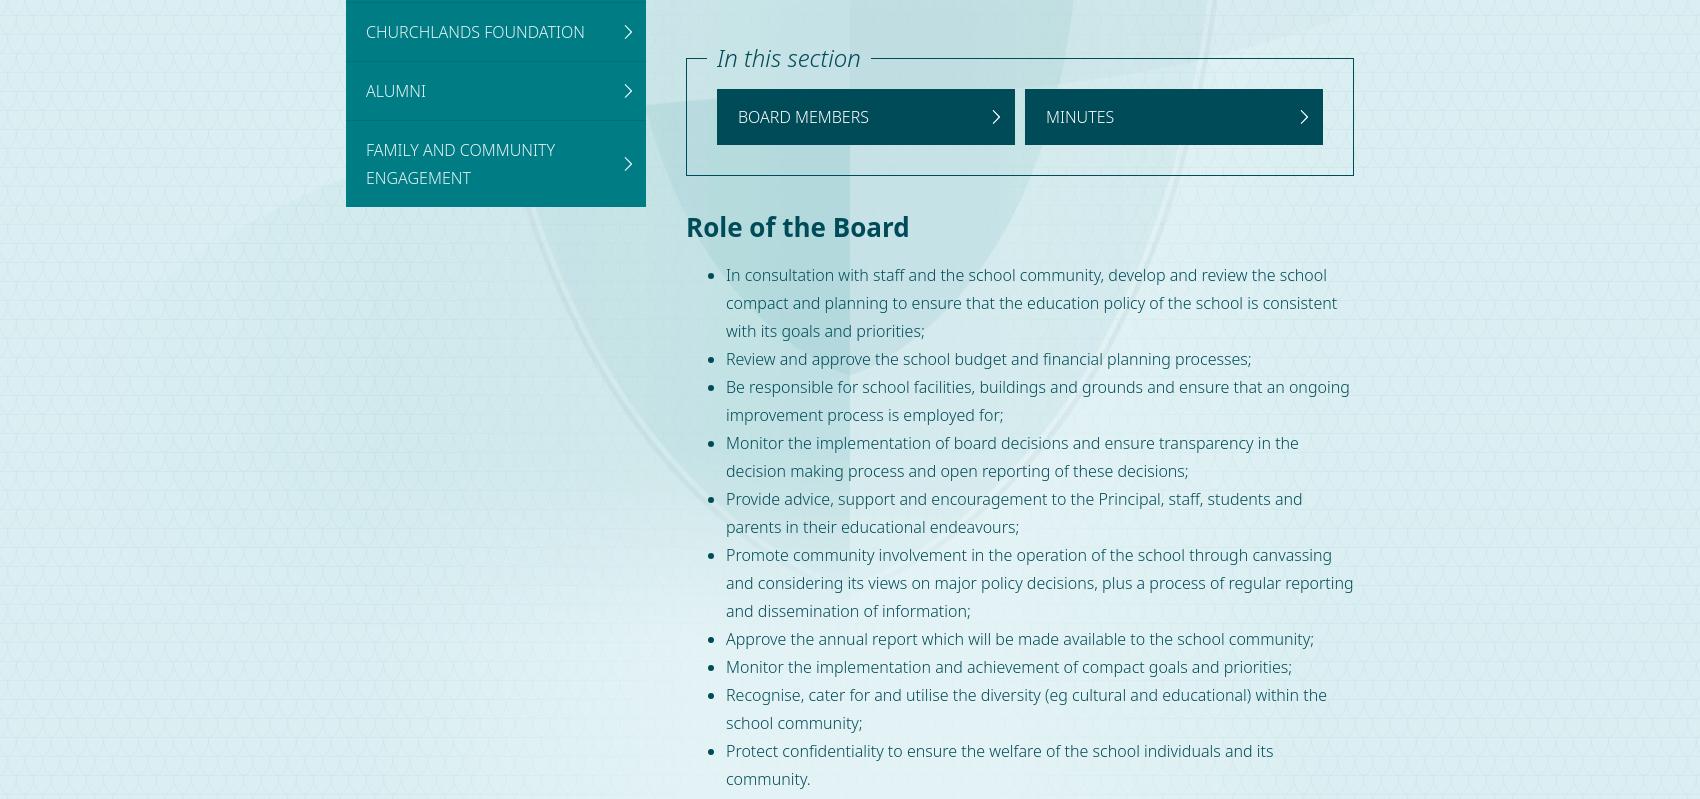 This screenshot has height=799, width=1700. Describe the element at coordinates (1080, 115) in the screenshot. I see `'Minutes'` at that location.